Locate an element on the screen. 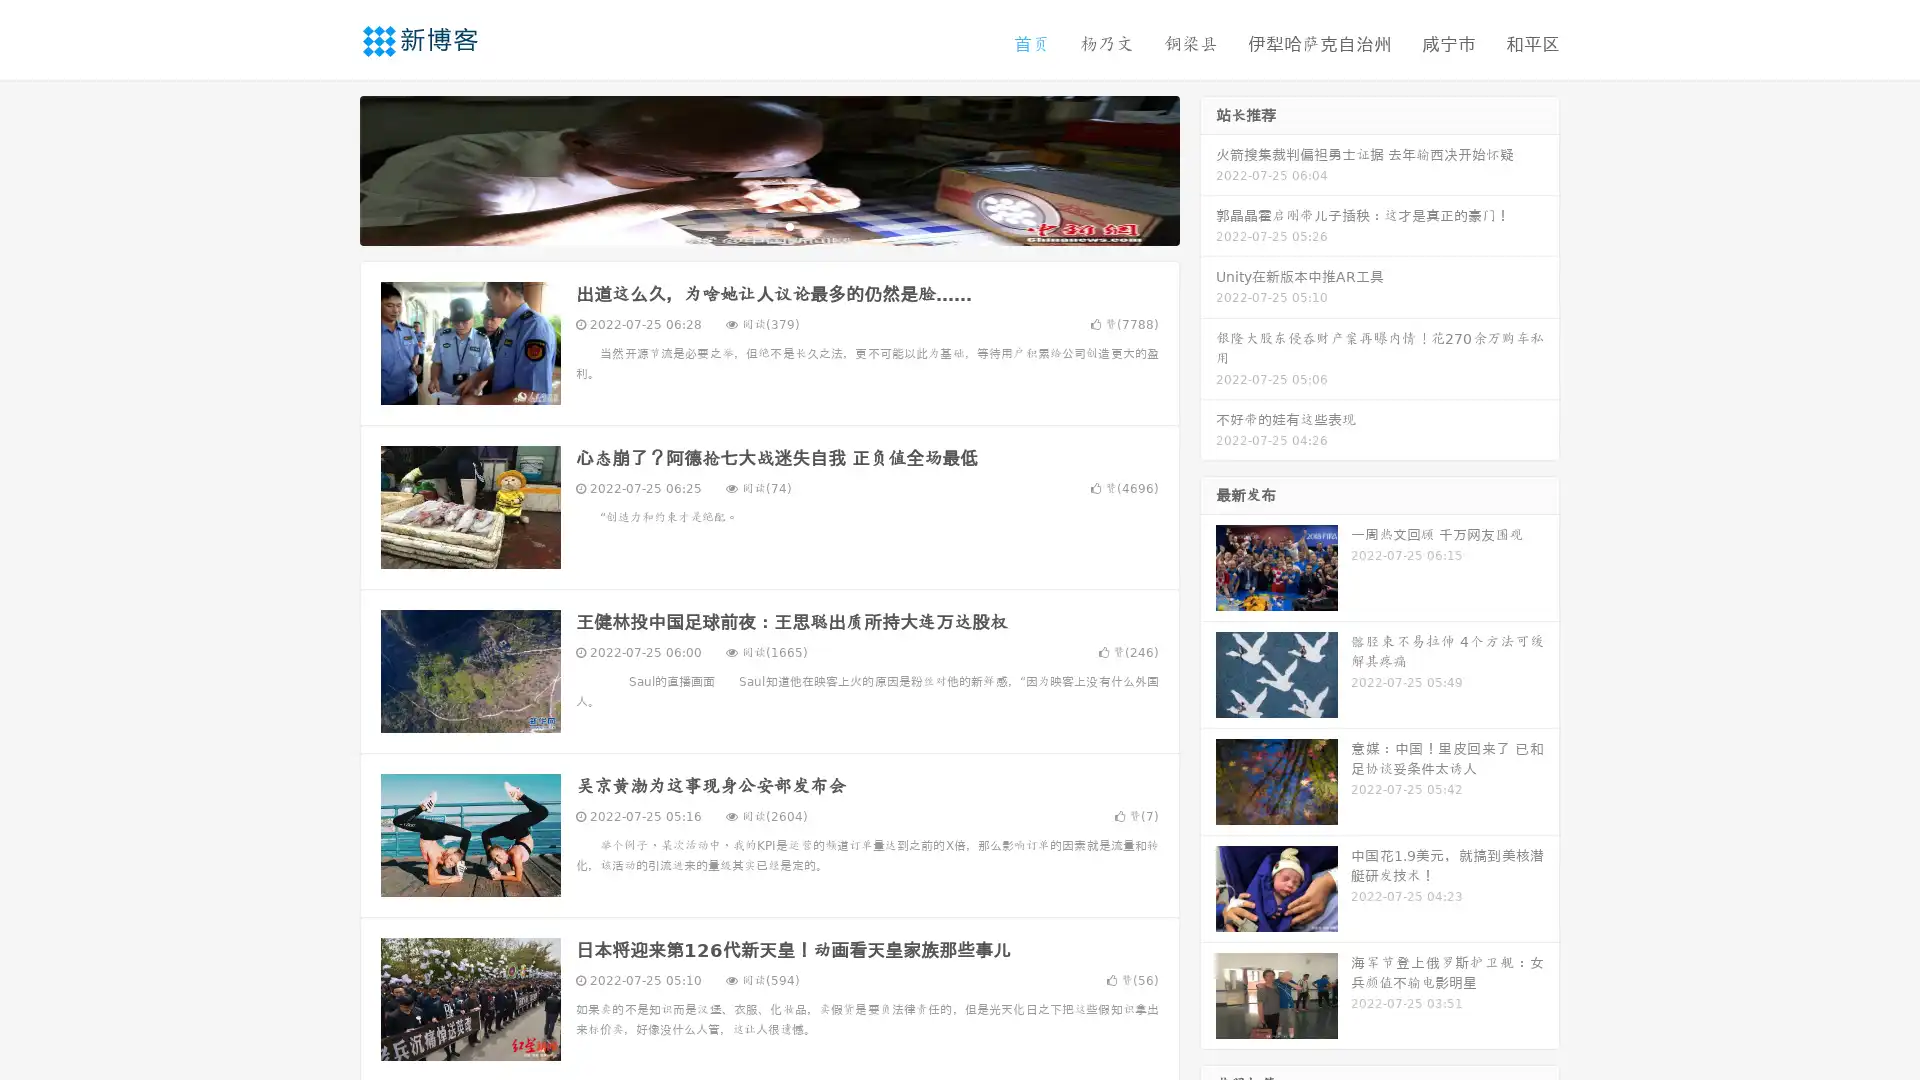 Image resolution: width=1920 pixels, height=1080 pixels. Go to slide 3 is located at coordinates (789, 225).